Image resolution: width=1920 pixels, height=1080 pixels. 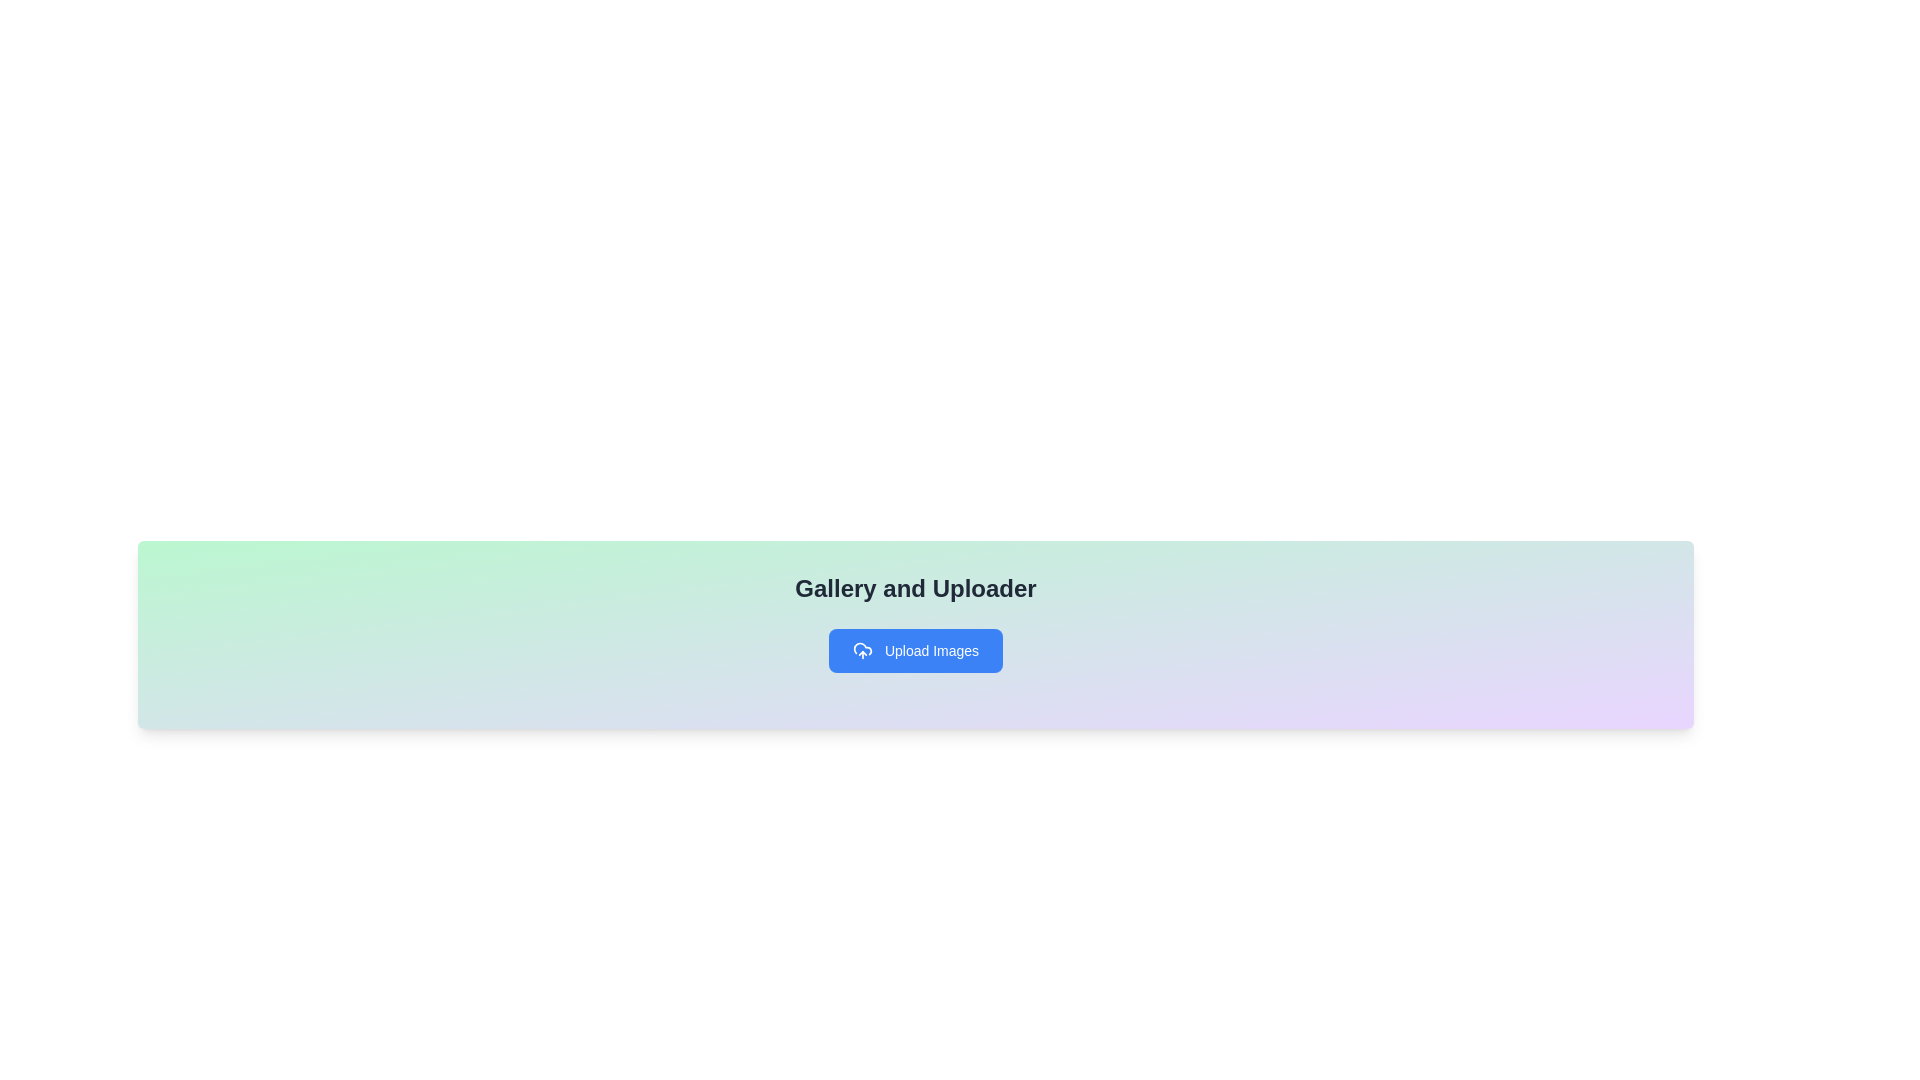 What do you see at coordinates (862, 651) in the screenshot?
I see `the cloud icon with an upward-pointing arrow inside the 'Upload Images' button, which is centrally located in the interface` at bounding box center [862, 651].